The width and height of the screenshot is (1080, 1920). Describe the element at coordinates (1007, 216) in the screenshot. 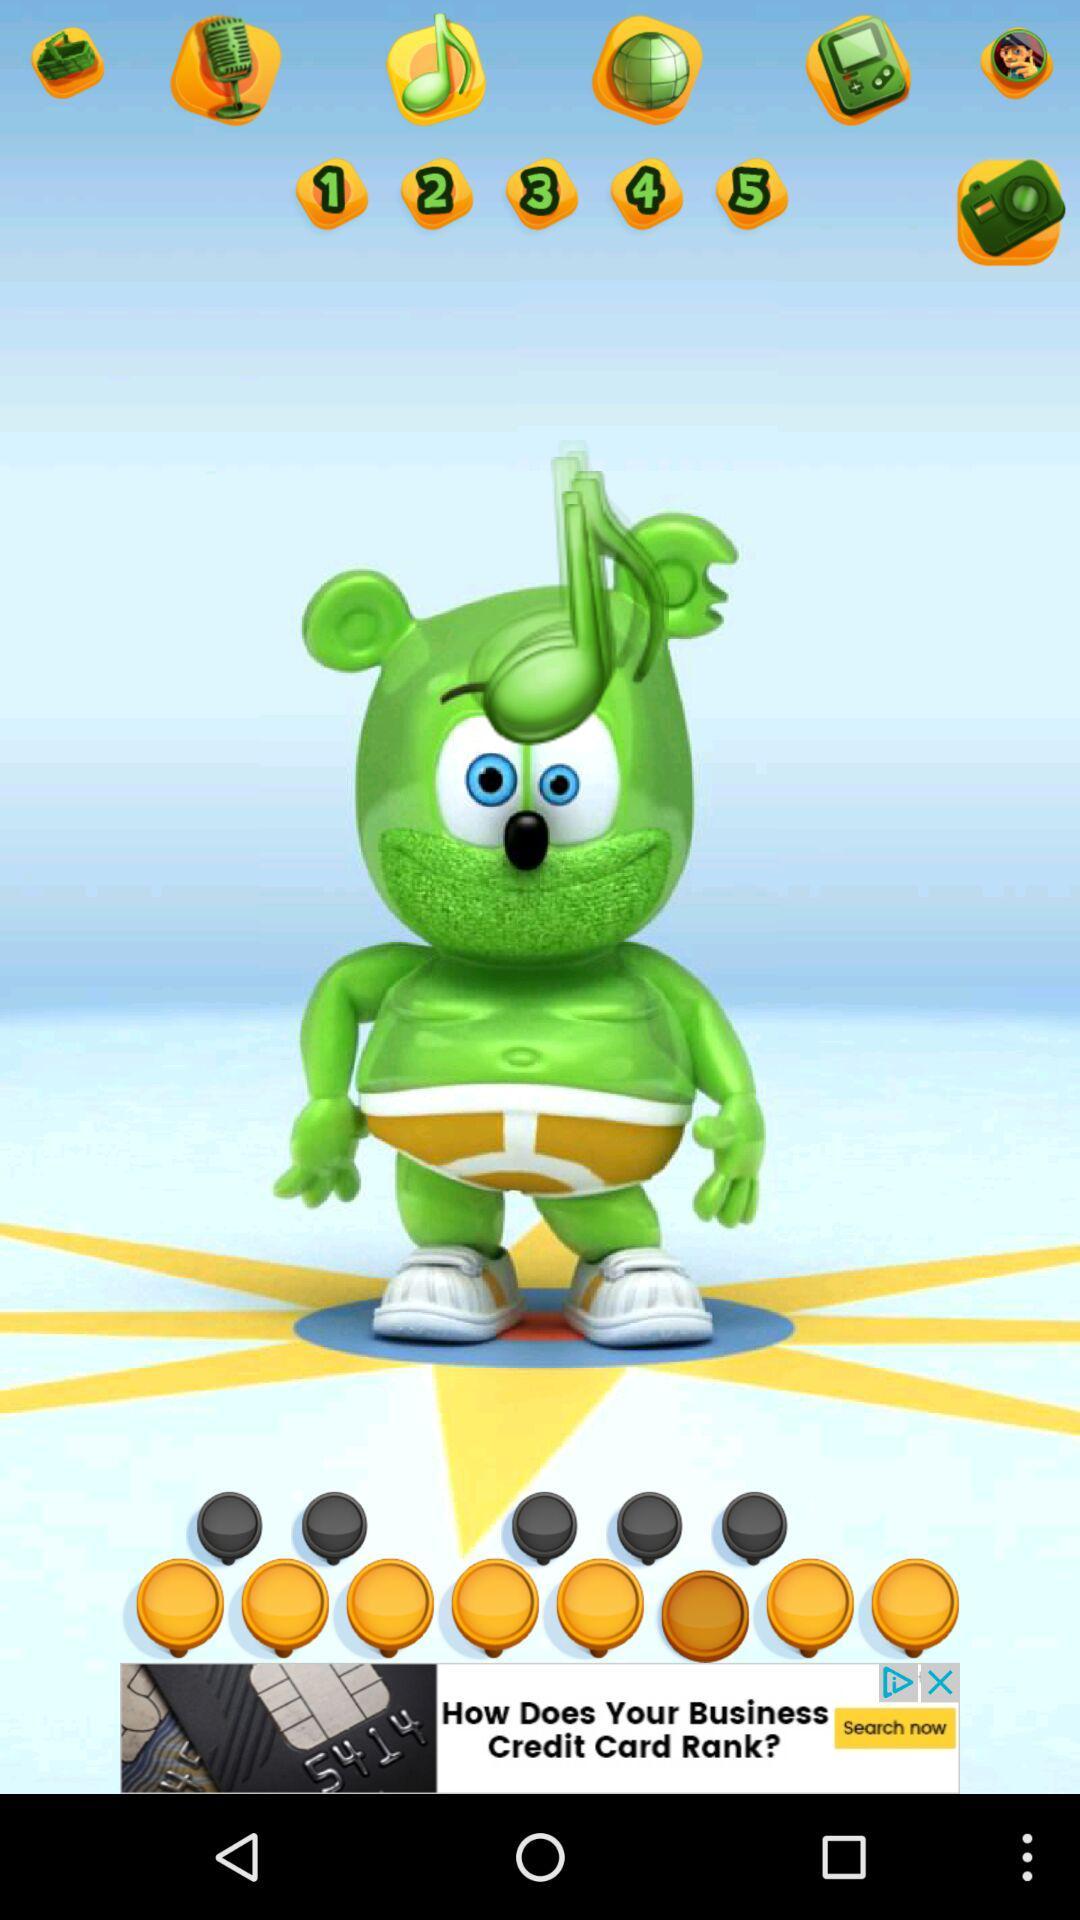

I see `take picure` at that location.